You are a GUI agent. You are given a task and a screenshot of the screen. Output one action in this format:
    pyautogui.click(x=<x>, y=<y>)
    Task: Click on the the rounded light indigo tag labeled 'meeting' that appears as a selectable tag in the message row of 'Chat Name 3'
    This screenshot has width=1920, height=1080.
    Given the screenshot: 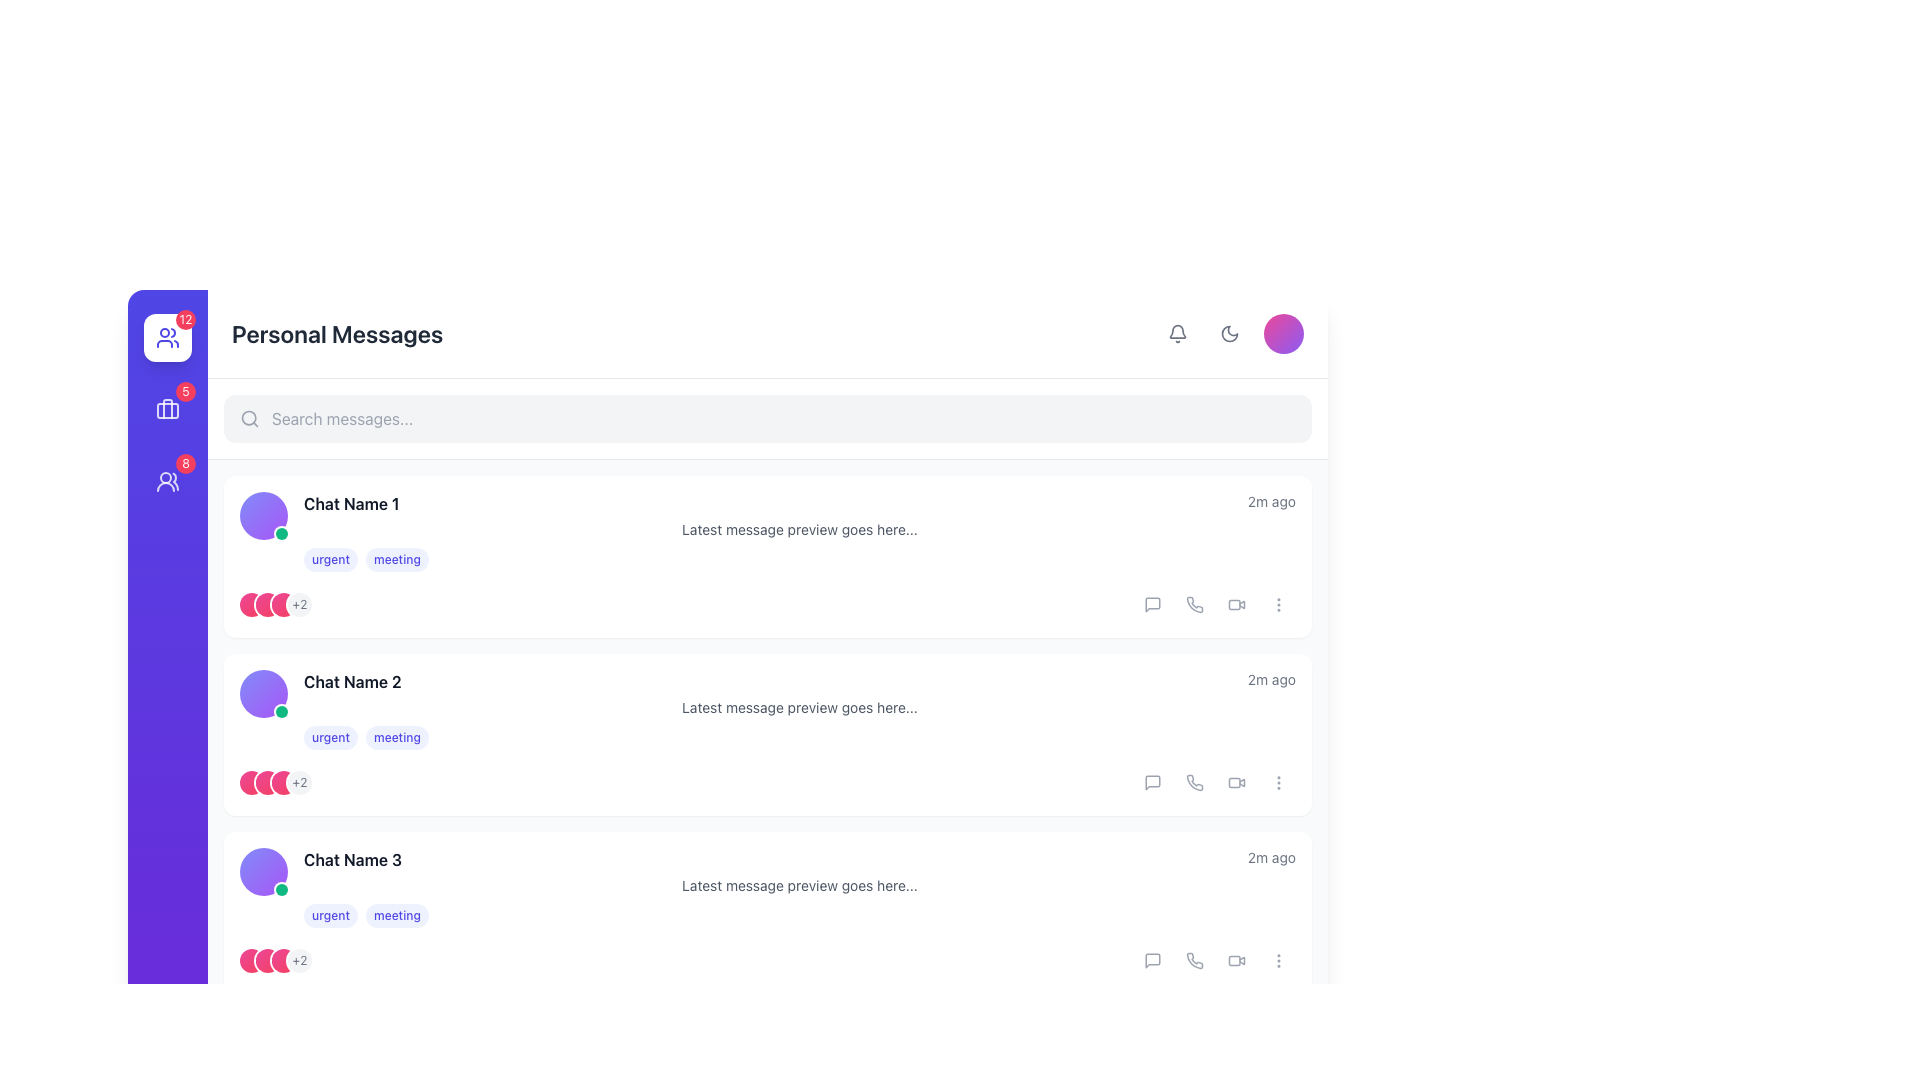 What is the action you would take?
    pyautogui.click(x=397, y=915)
    